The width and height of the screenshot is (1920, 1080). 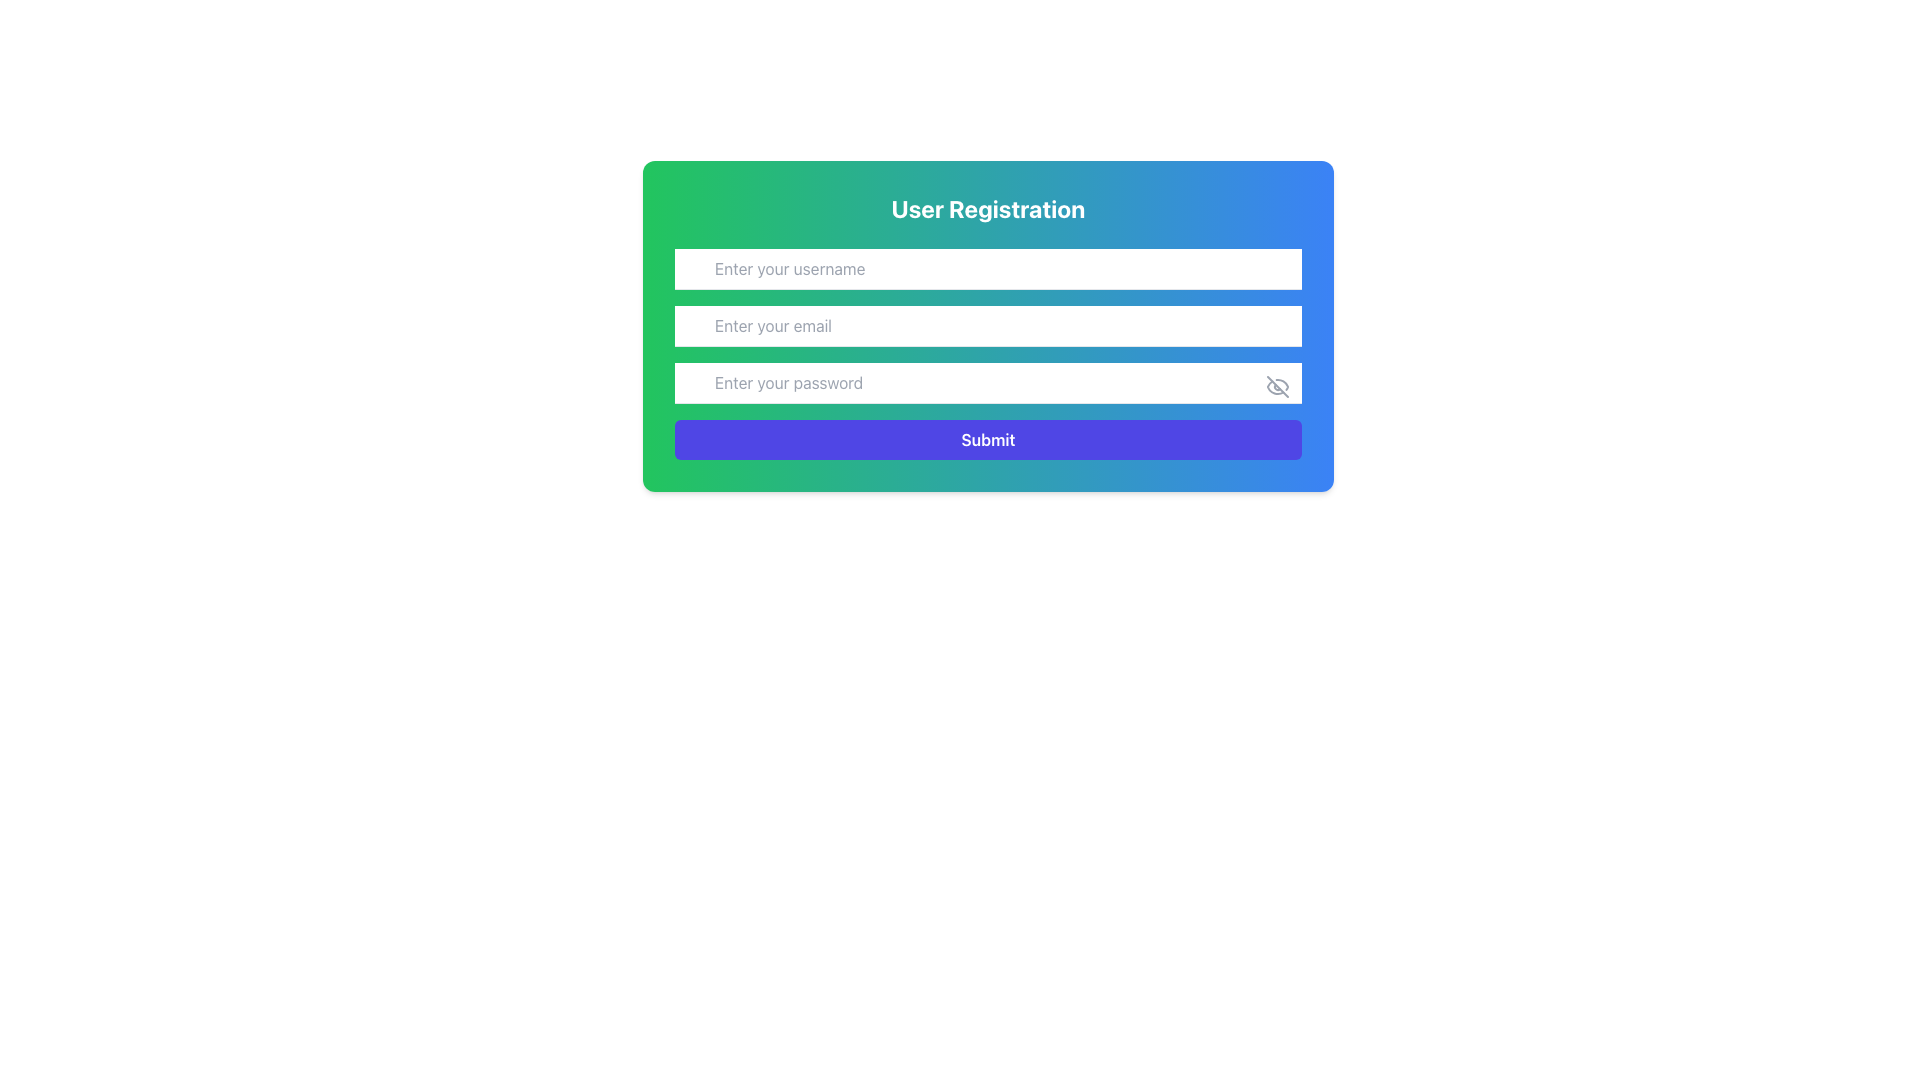 I want to click on the submit button located at the bottom of the registration panel, so click(x=988, y=438).